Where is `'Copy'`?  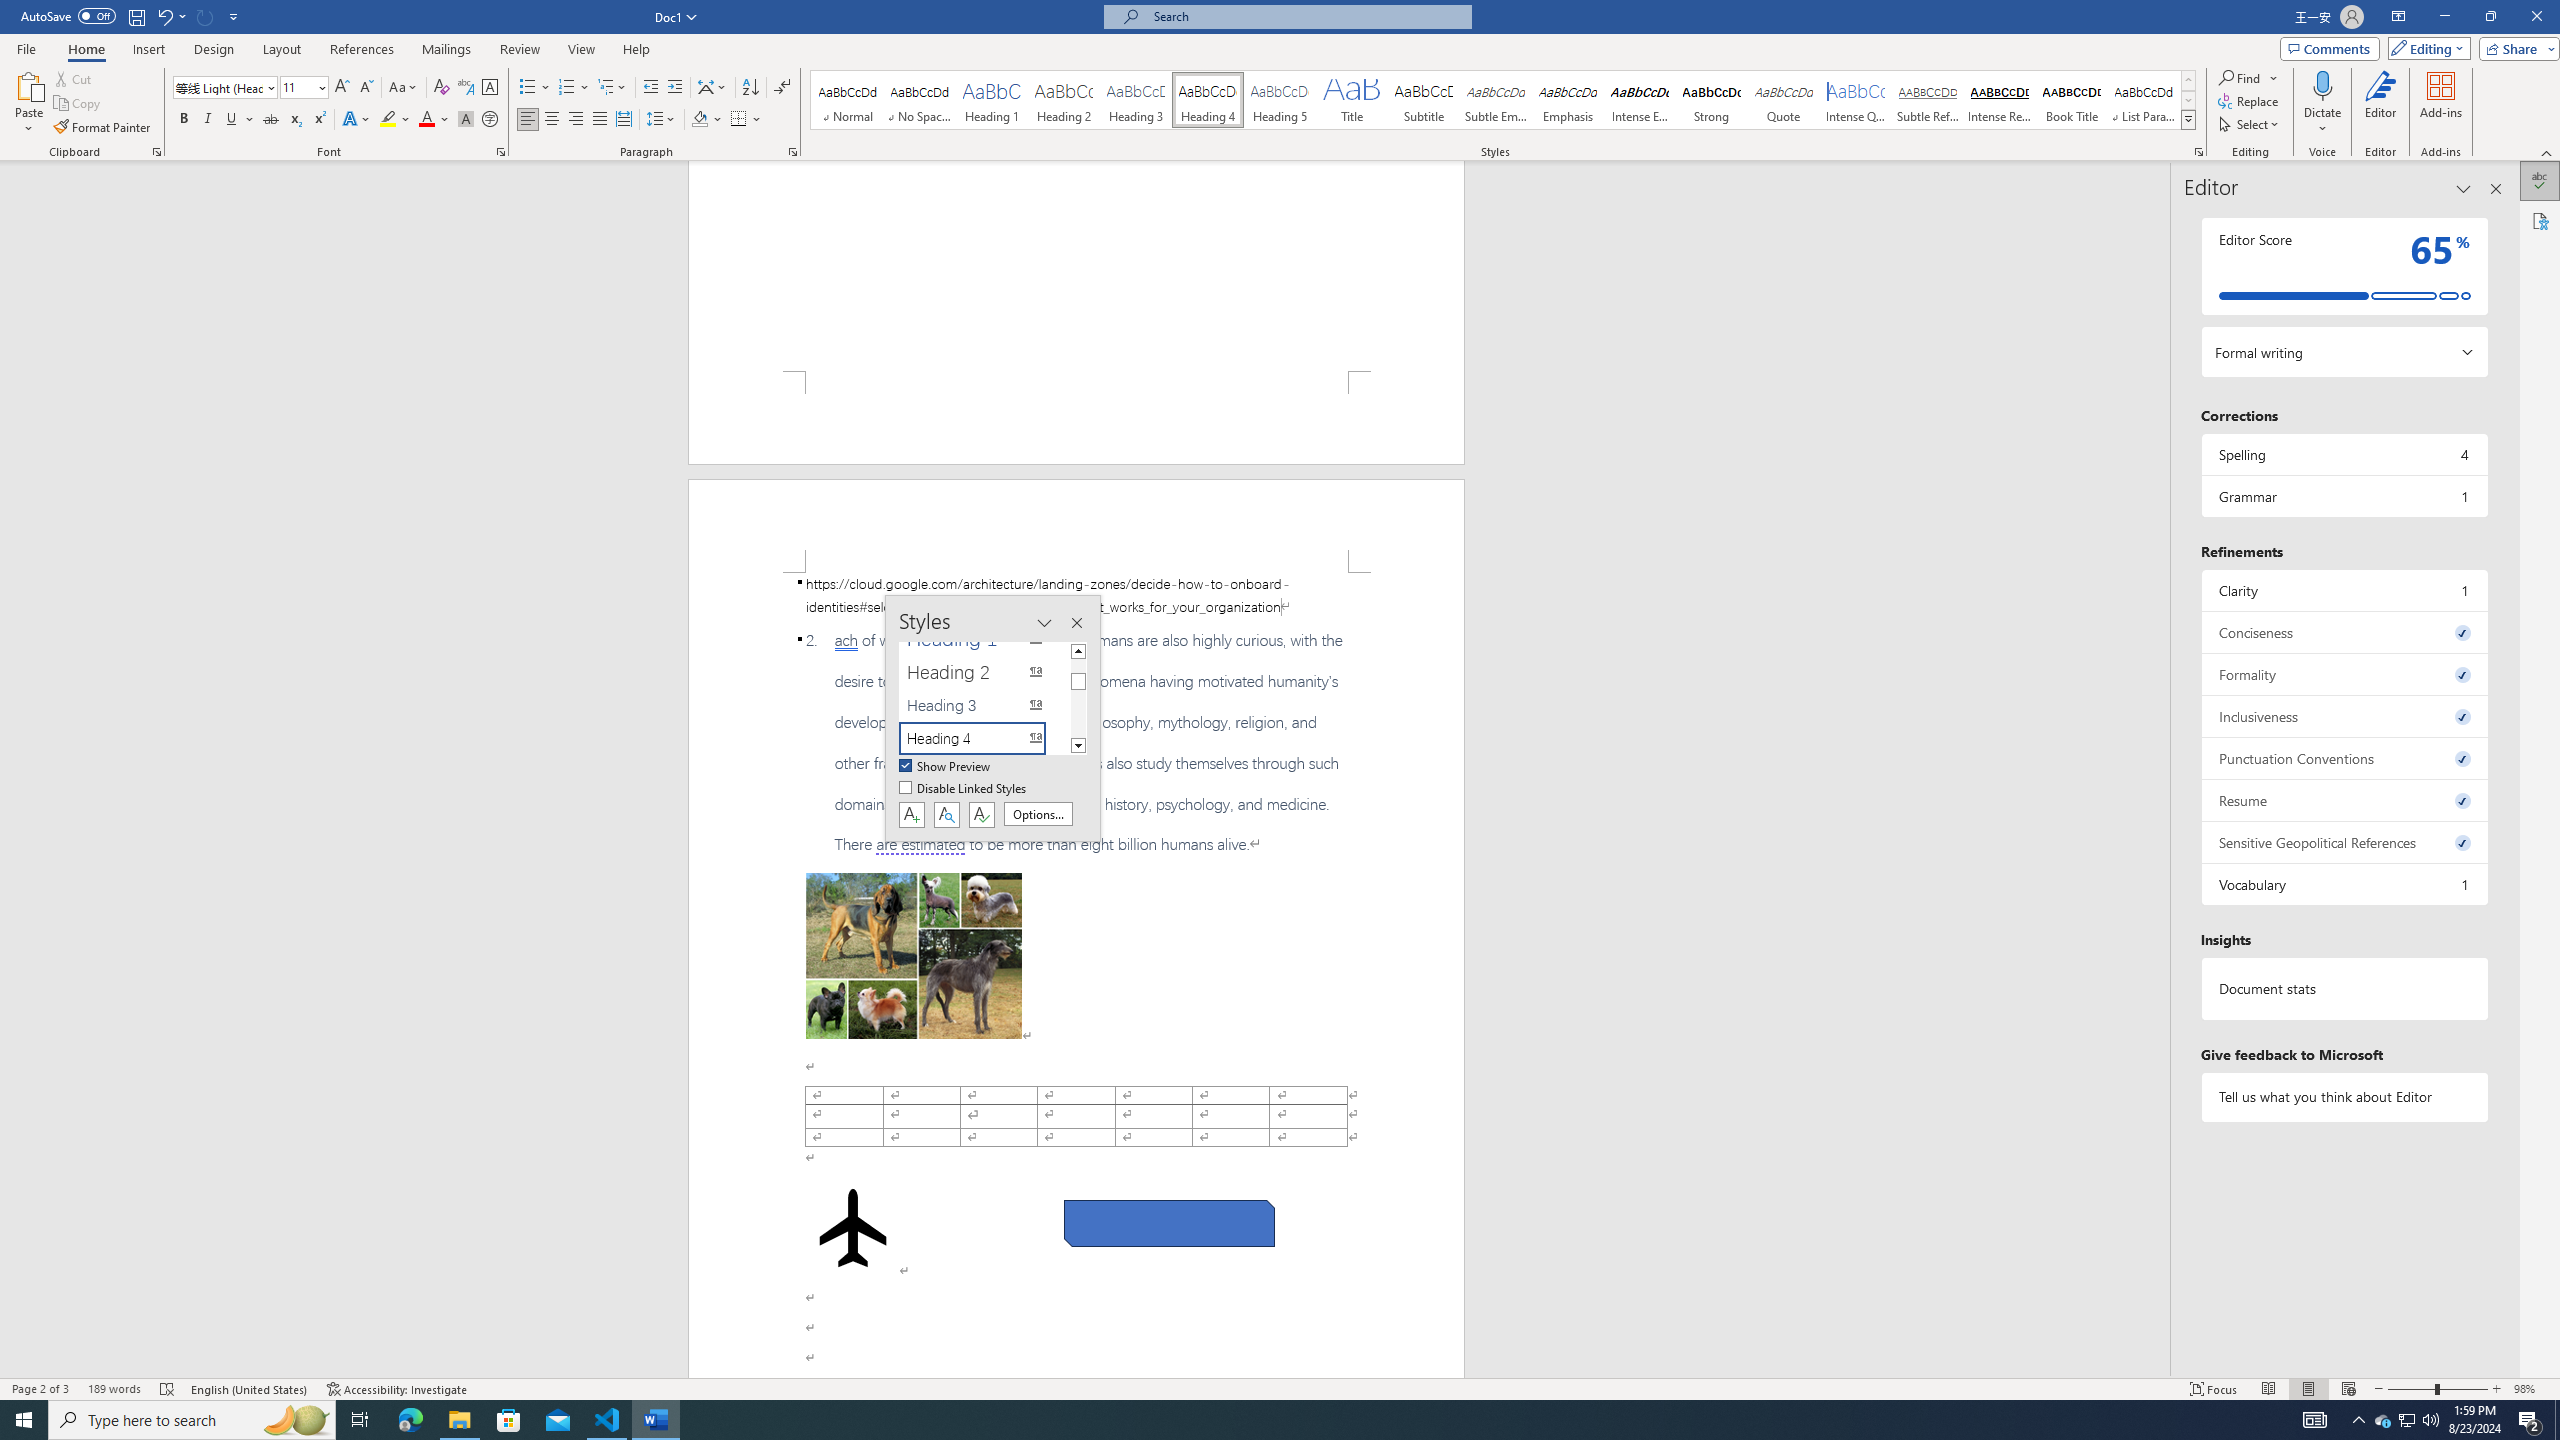
'Copy' is located at coordinates (78, 103).